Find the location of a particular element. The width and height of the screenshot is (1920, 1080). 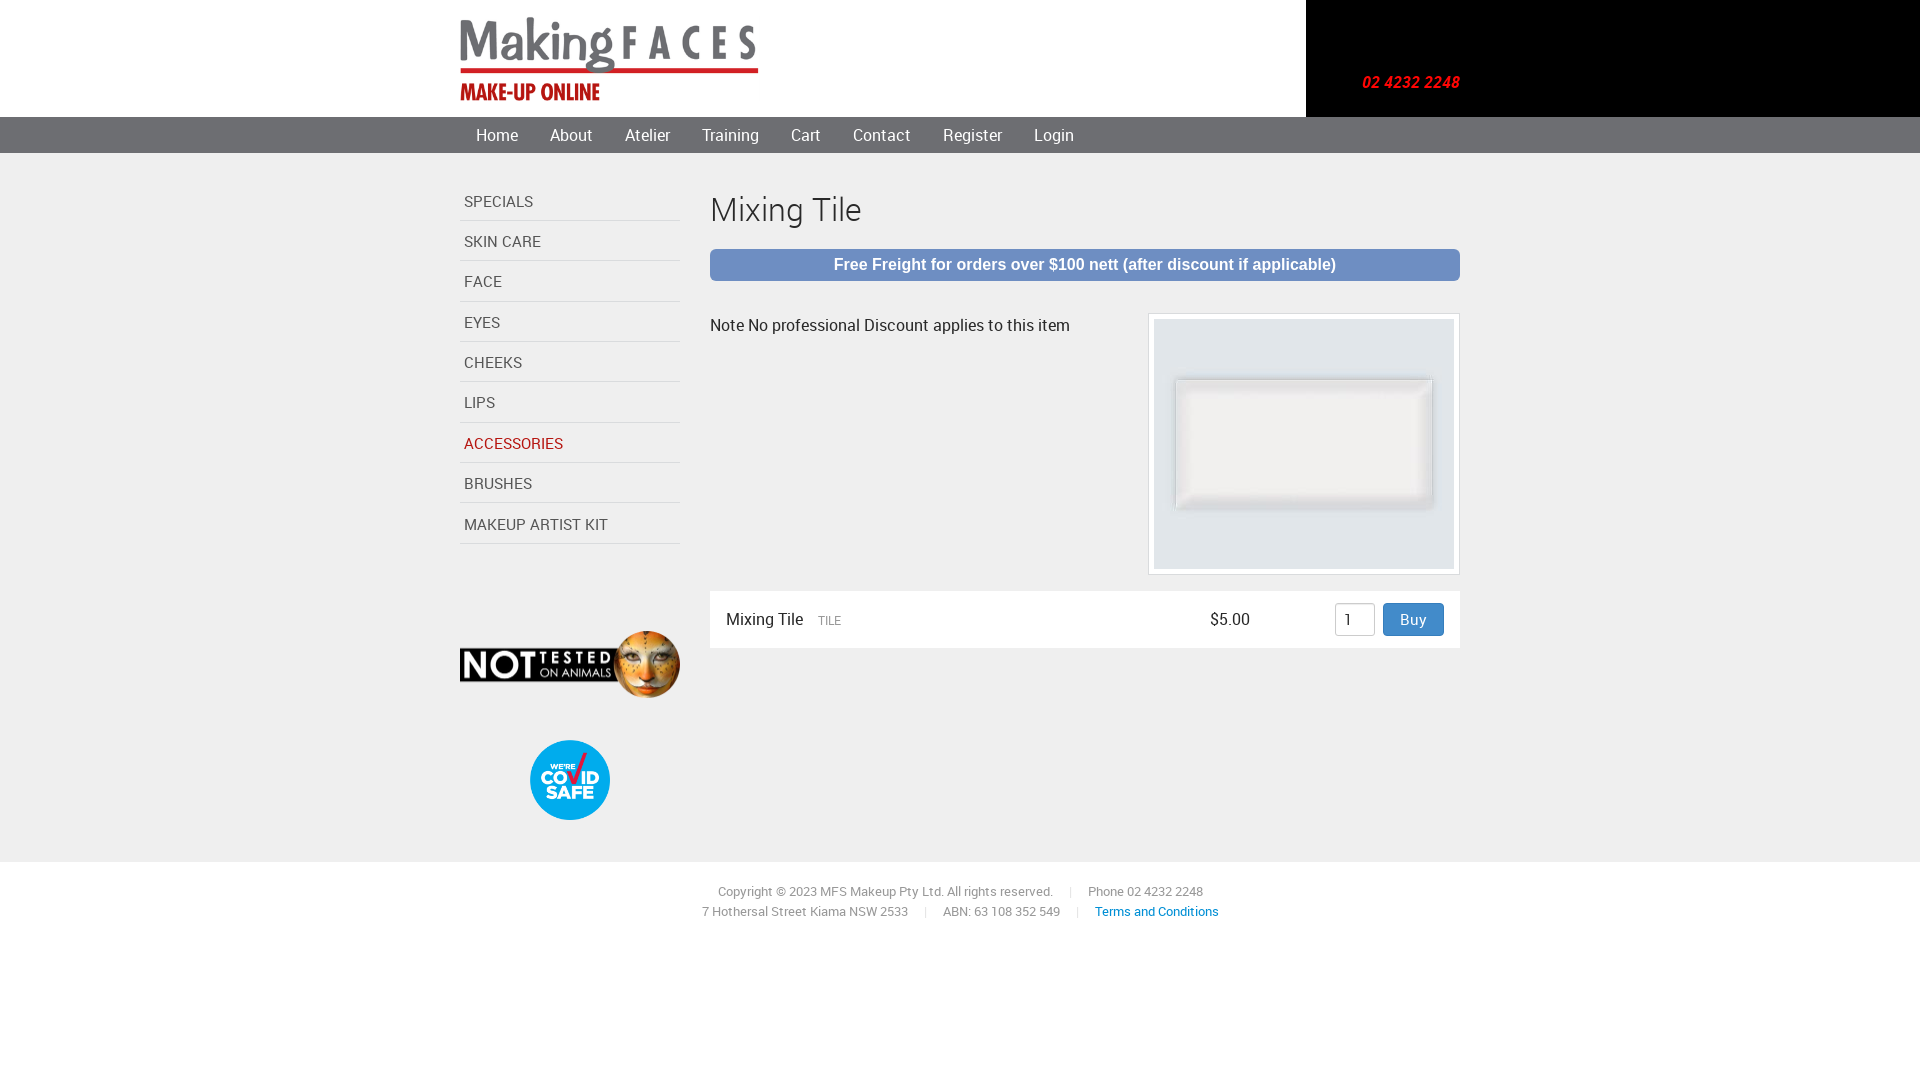

'Login' is located at coordinates (1053, 135).